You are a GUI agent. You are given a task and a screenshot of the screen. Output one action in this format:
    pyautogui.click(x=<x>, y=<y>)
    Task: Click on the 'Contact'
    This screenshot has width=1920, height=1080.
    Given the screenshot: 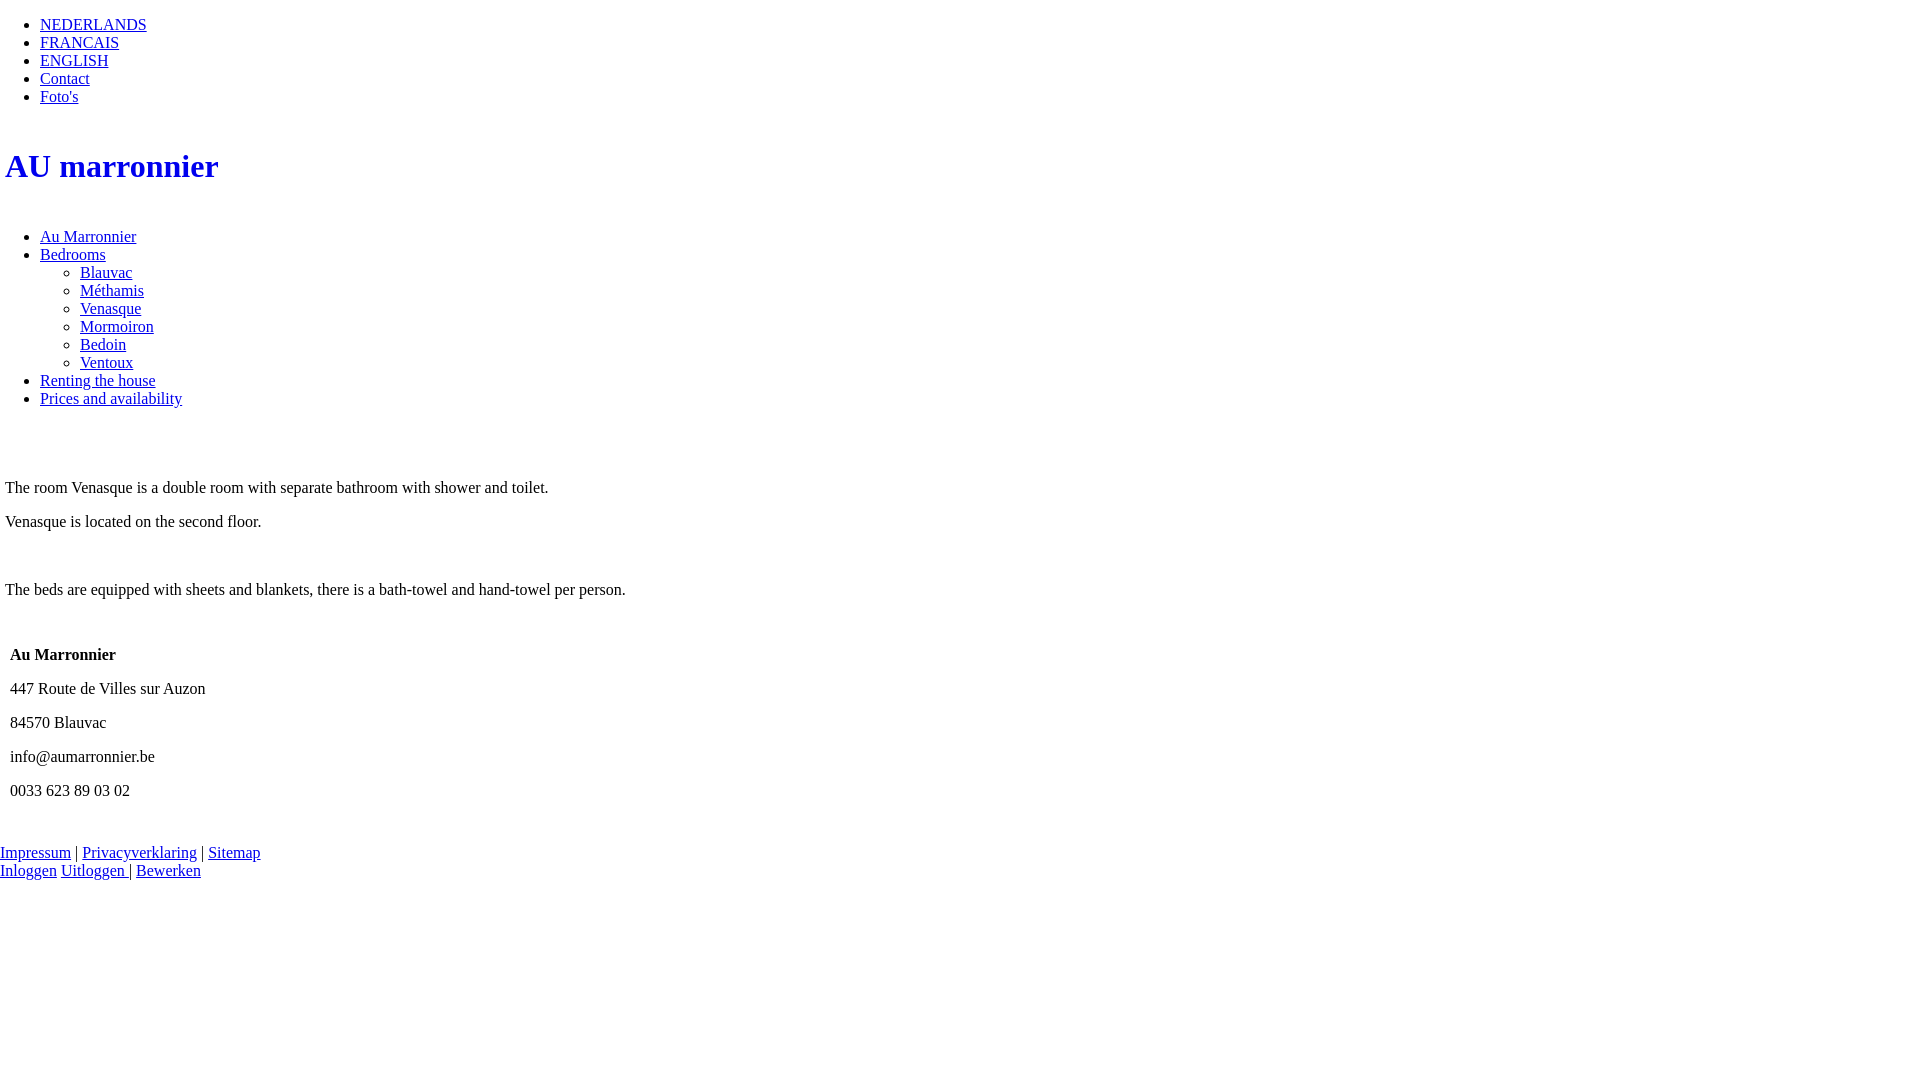 What is the action you would take?
    pyautogui.click(x=65, y=77)
    